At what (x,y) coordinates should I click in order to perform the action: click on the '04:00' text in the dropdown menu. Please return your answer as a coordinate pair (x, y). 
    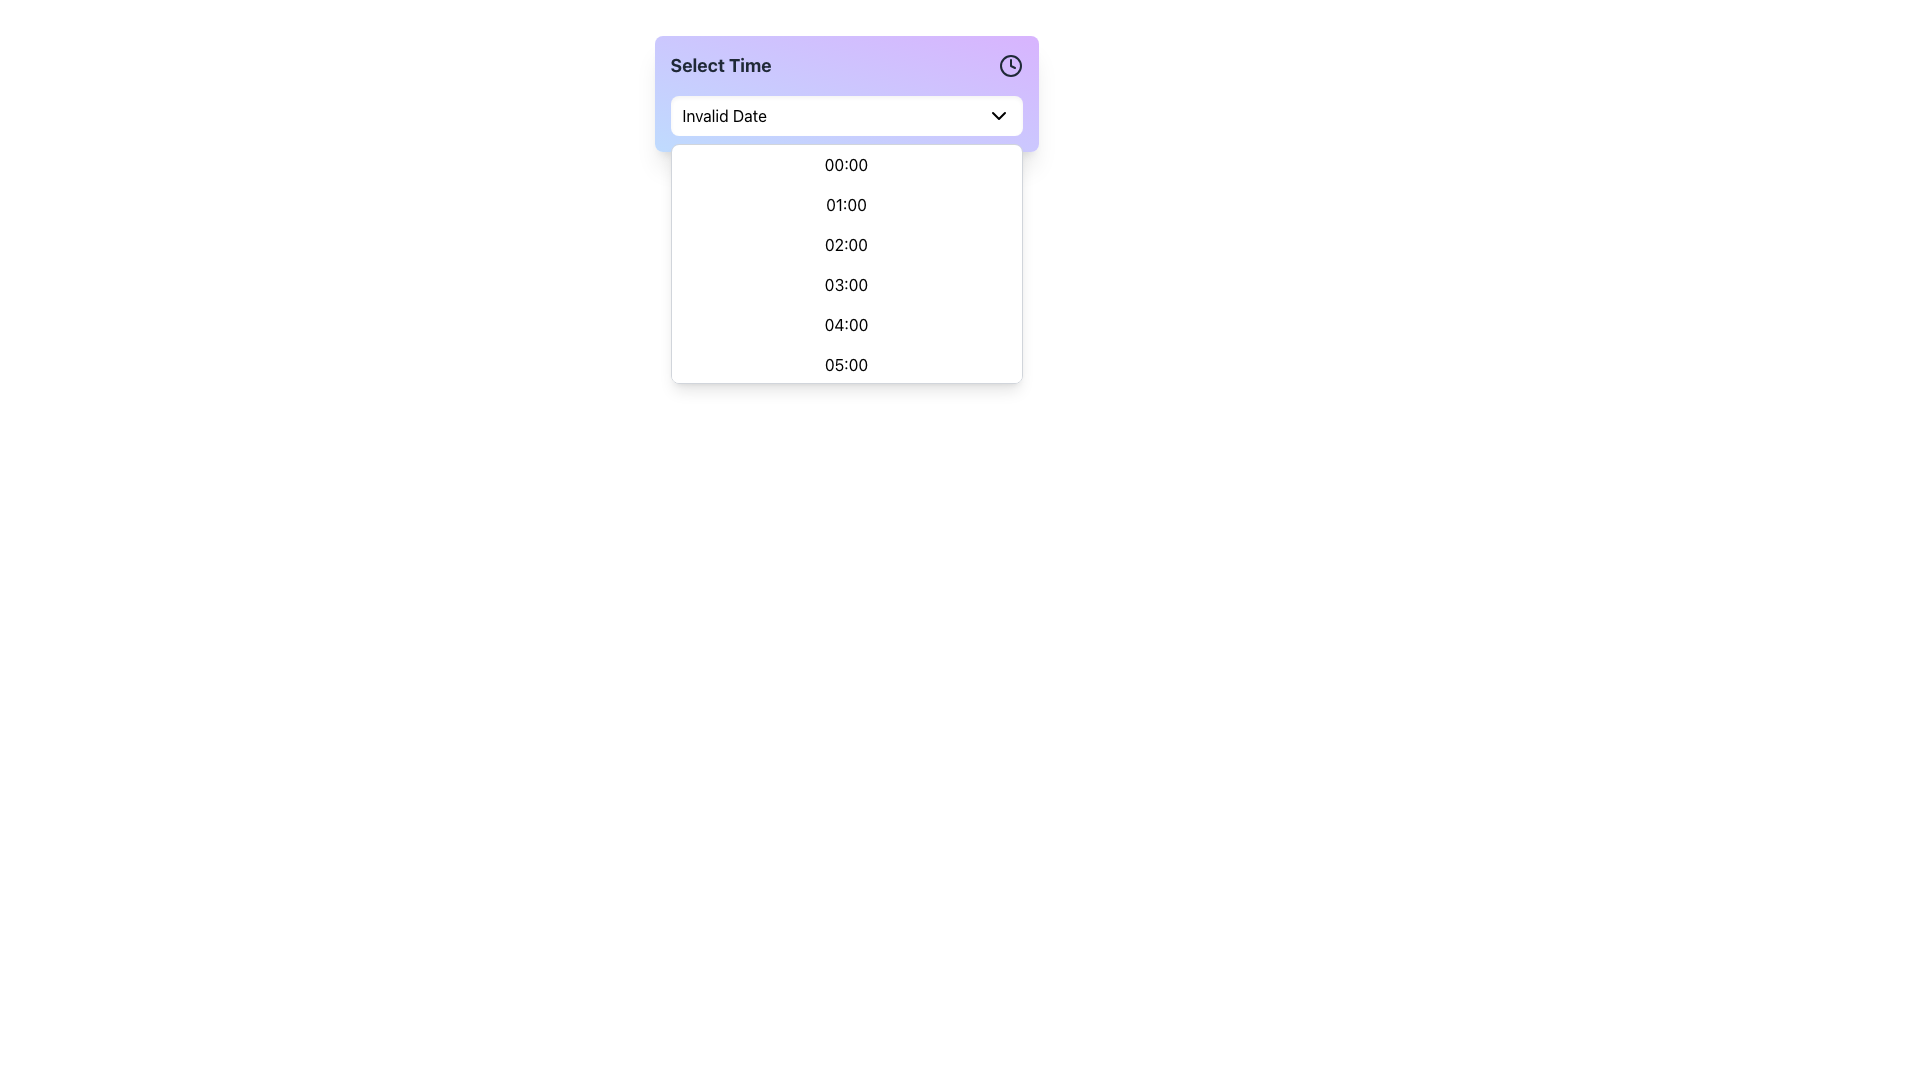
    Looking at the image, I should click on (846, 323).